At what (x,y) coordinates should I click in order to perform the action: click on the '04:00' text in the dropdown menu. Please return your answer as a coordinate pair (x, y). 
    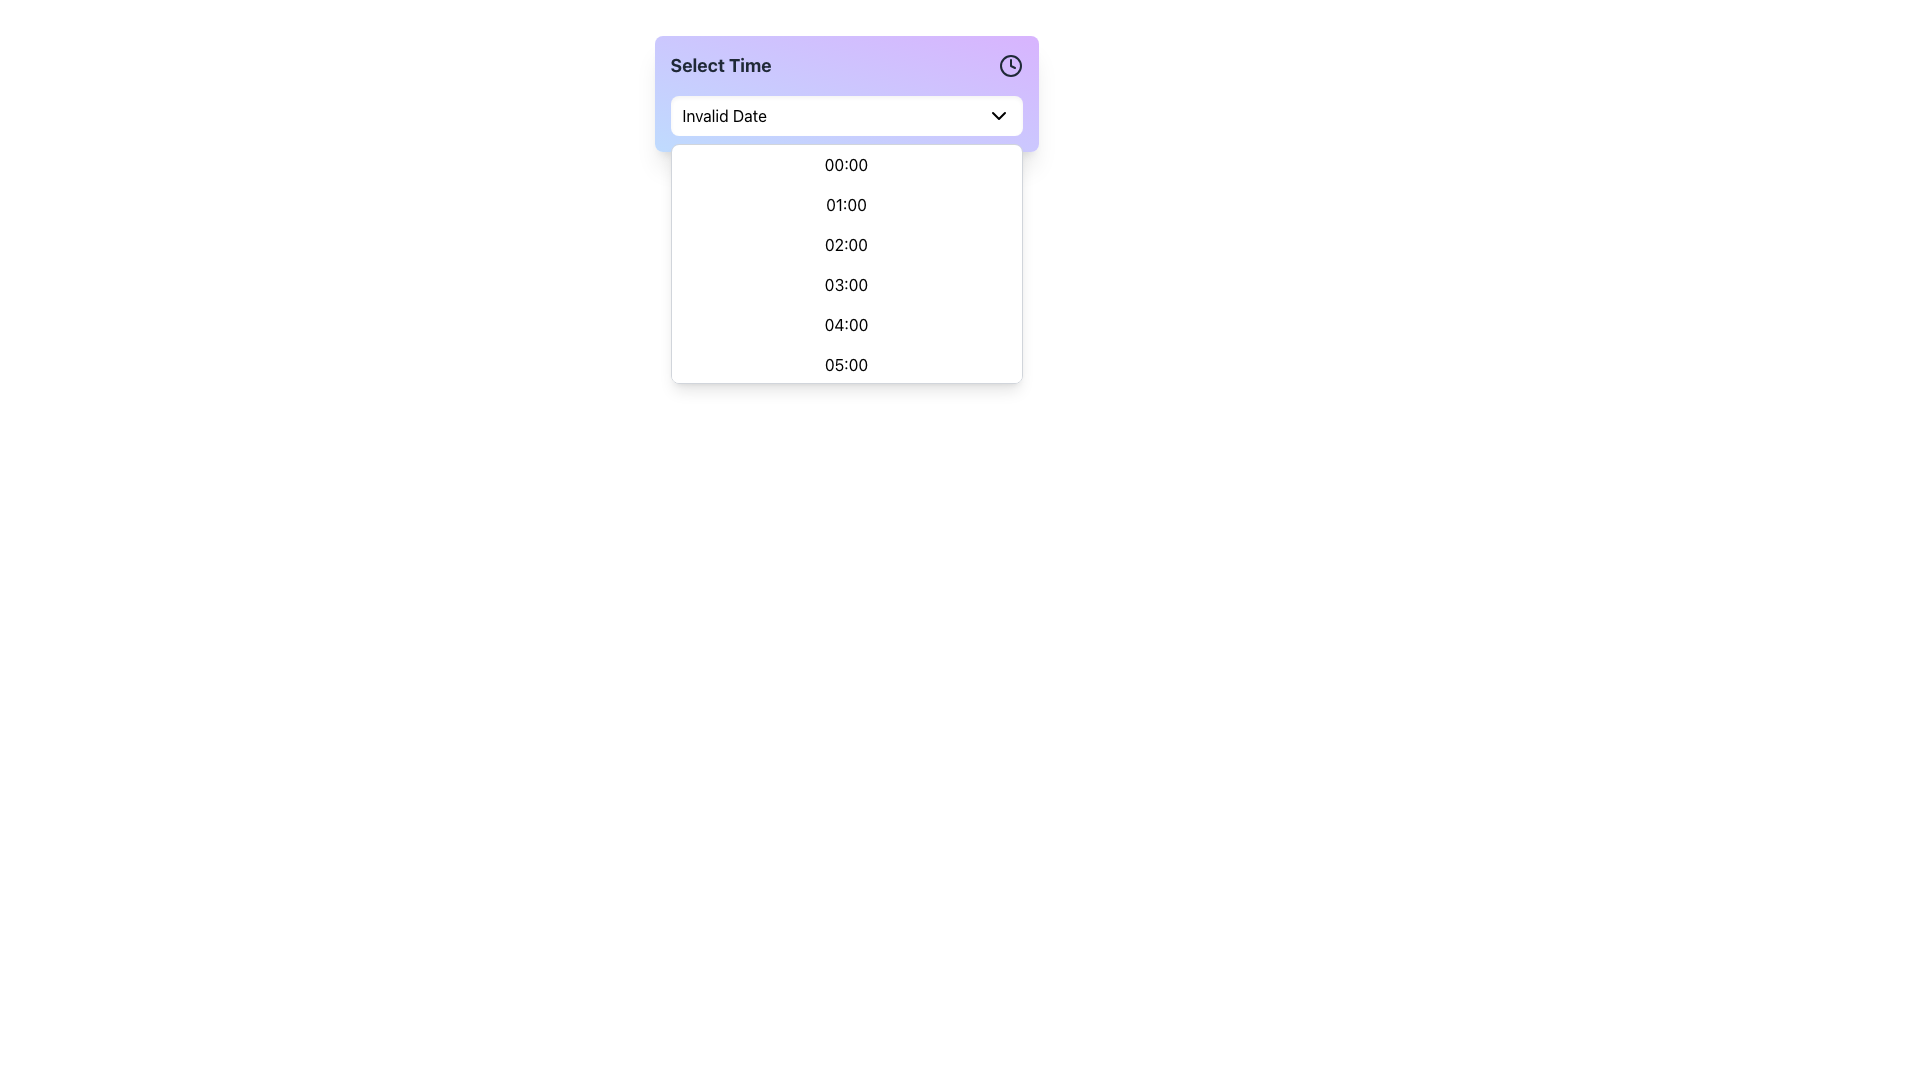
    Looking at the image, I should click on (846, 323).